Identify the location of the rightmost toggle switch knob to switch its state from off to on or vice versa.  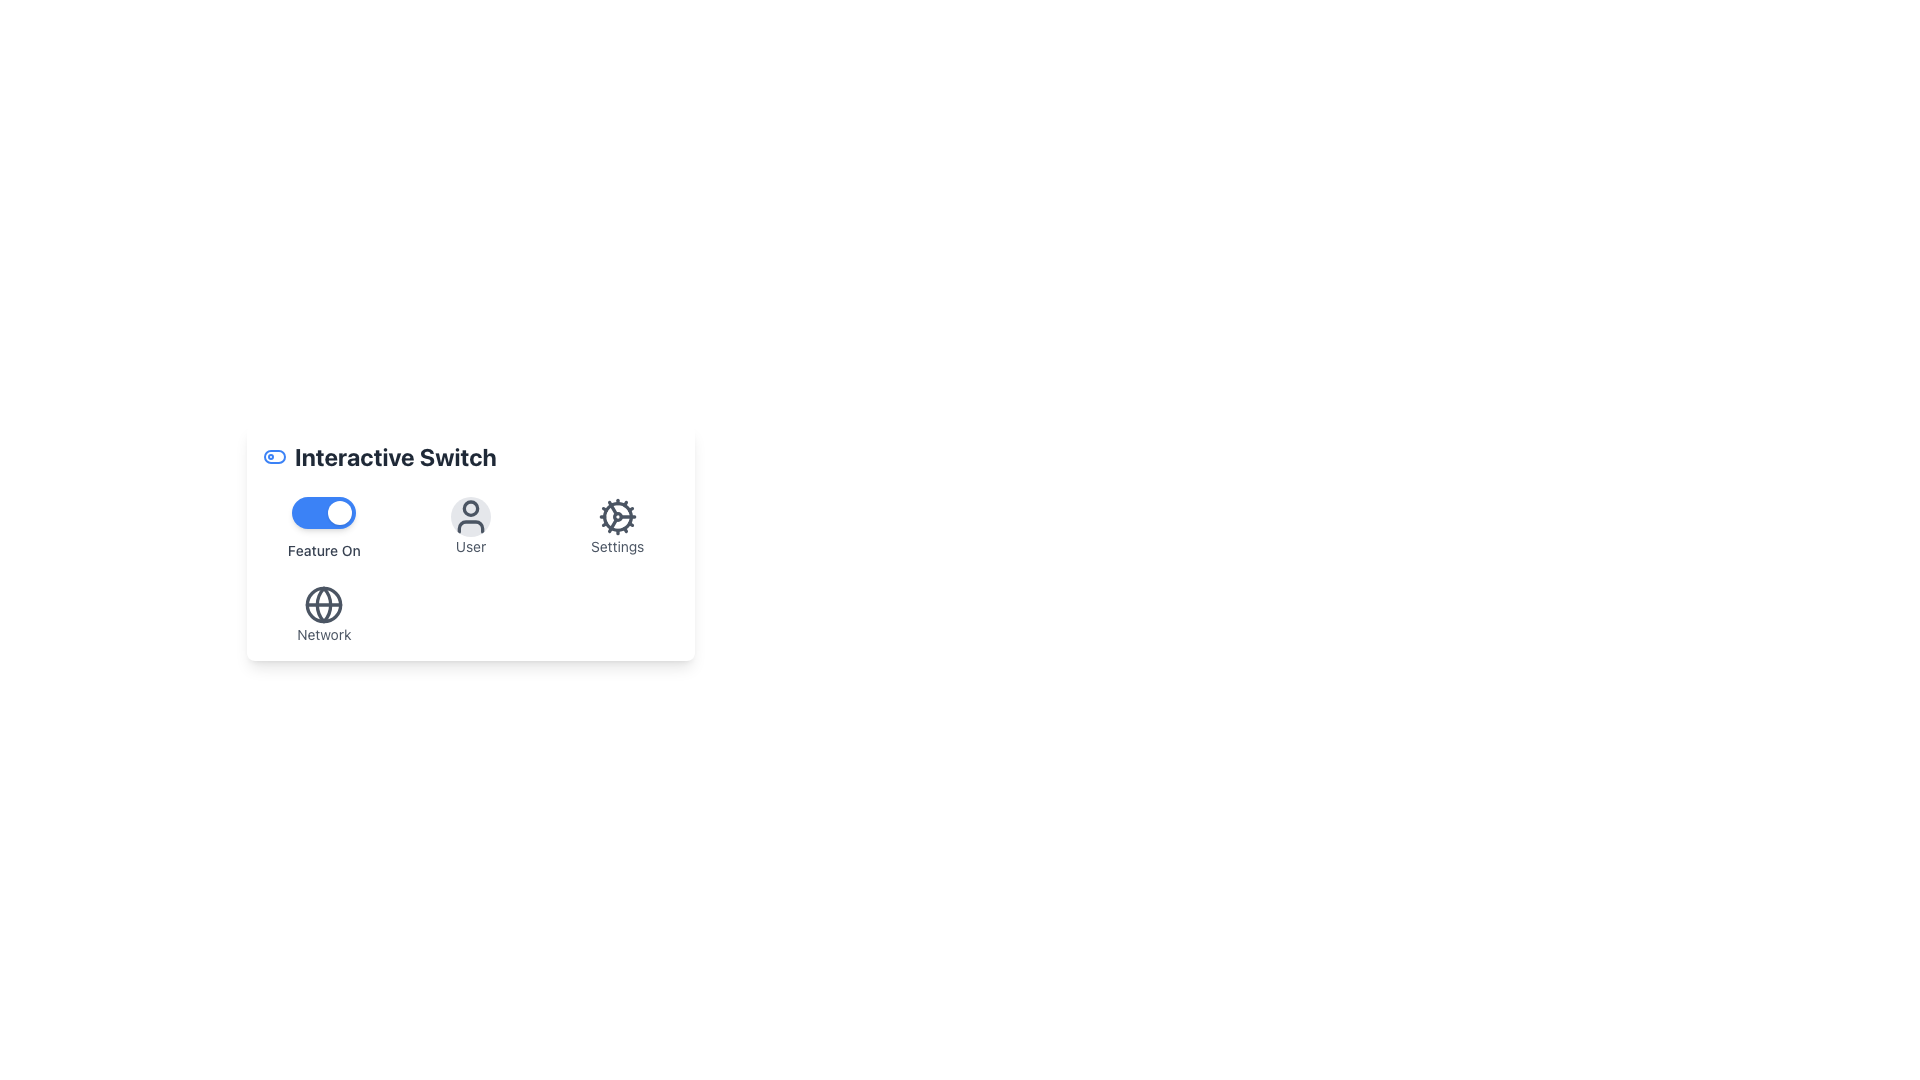
(340, 512).